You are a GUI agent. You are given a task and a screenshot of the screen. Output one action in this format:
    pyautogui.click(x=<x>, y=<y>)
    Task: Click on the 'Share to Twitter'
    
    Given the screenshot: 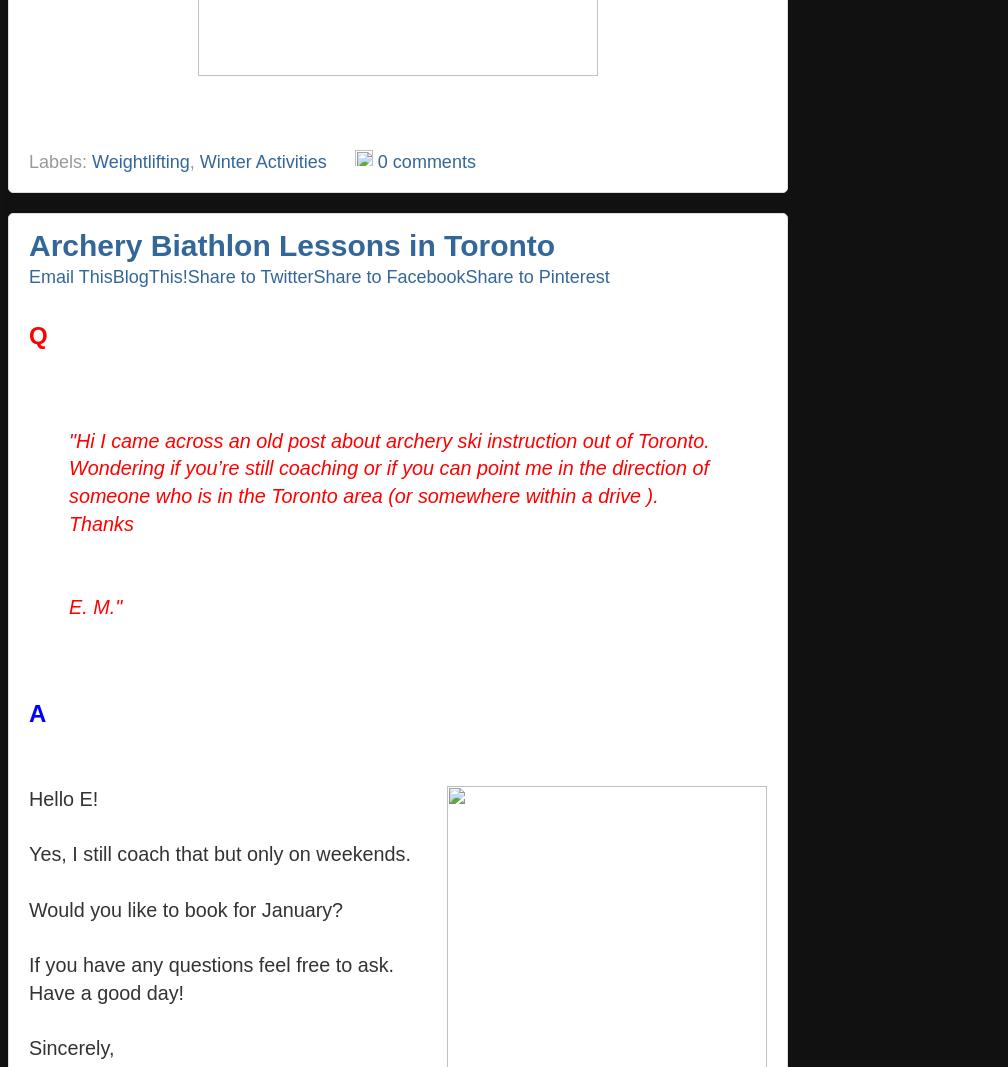 What is the action you would take?
    pyautogui.click(x=249, y=276)
    